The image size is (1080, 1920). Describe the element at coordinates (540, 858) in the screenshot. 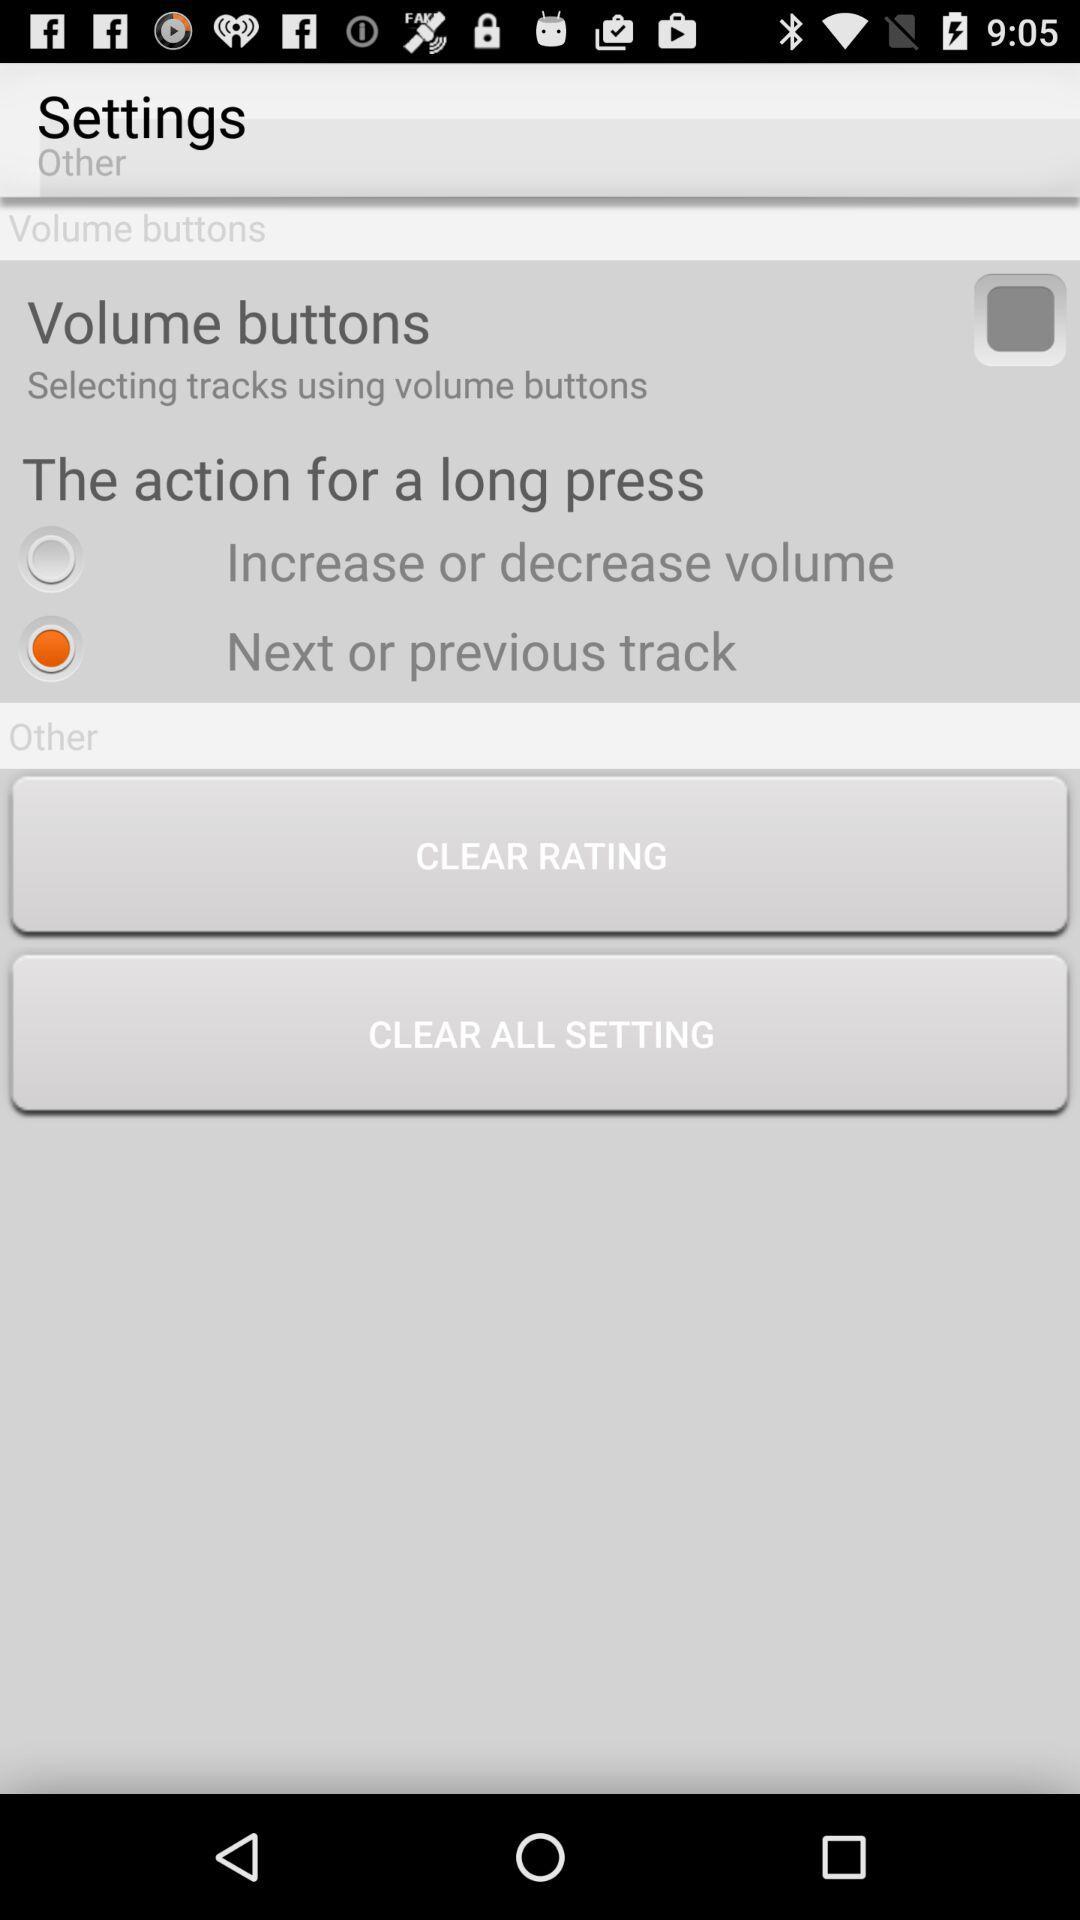

I see `button above the clear all setting icon` at that location.